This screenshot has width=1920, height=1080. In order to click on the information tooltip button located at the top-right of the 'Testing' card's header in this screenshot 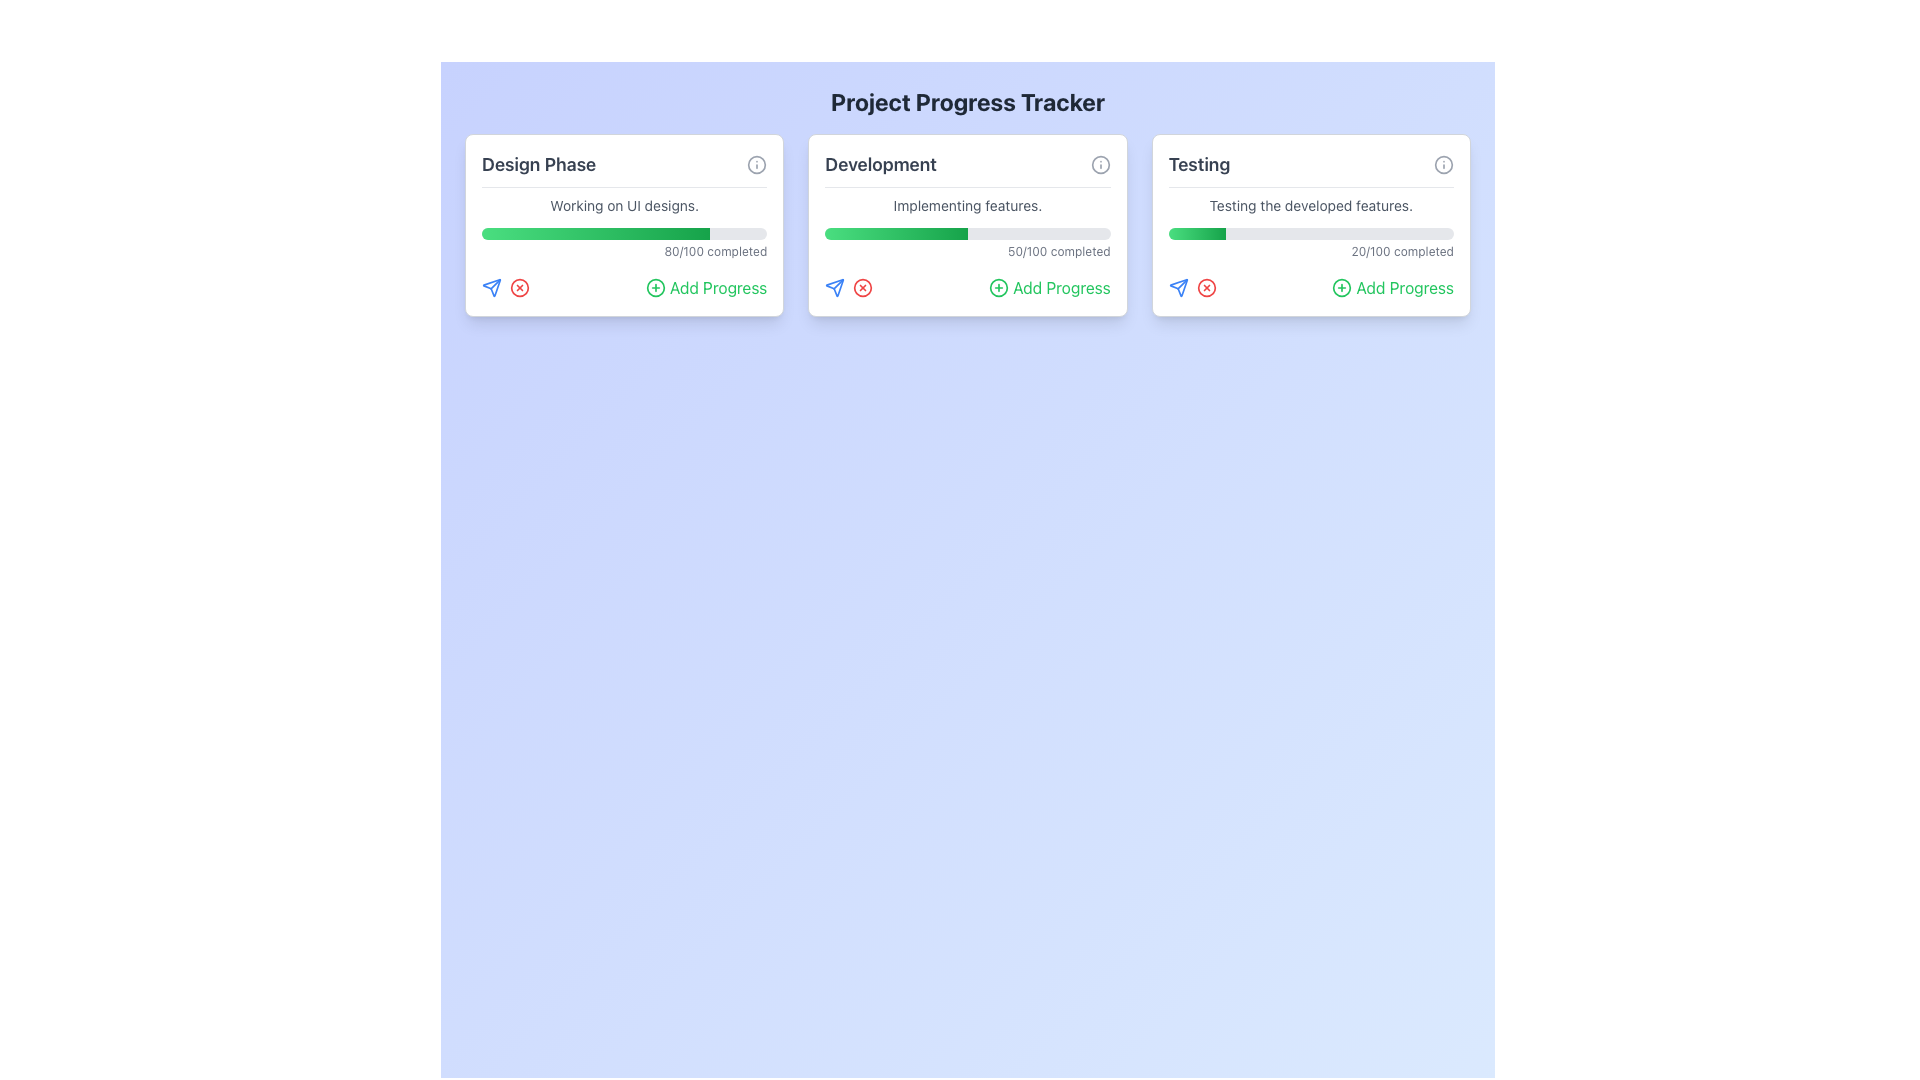, I will do `click(1444, 164)`.